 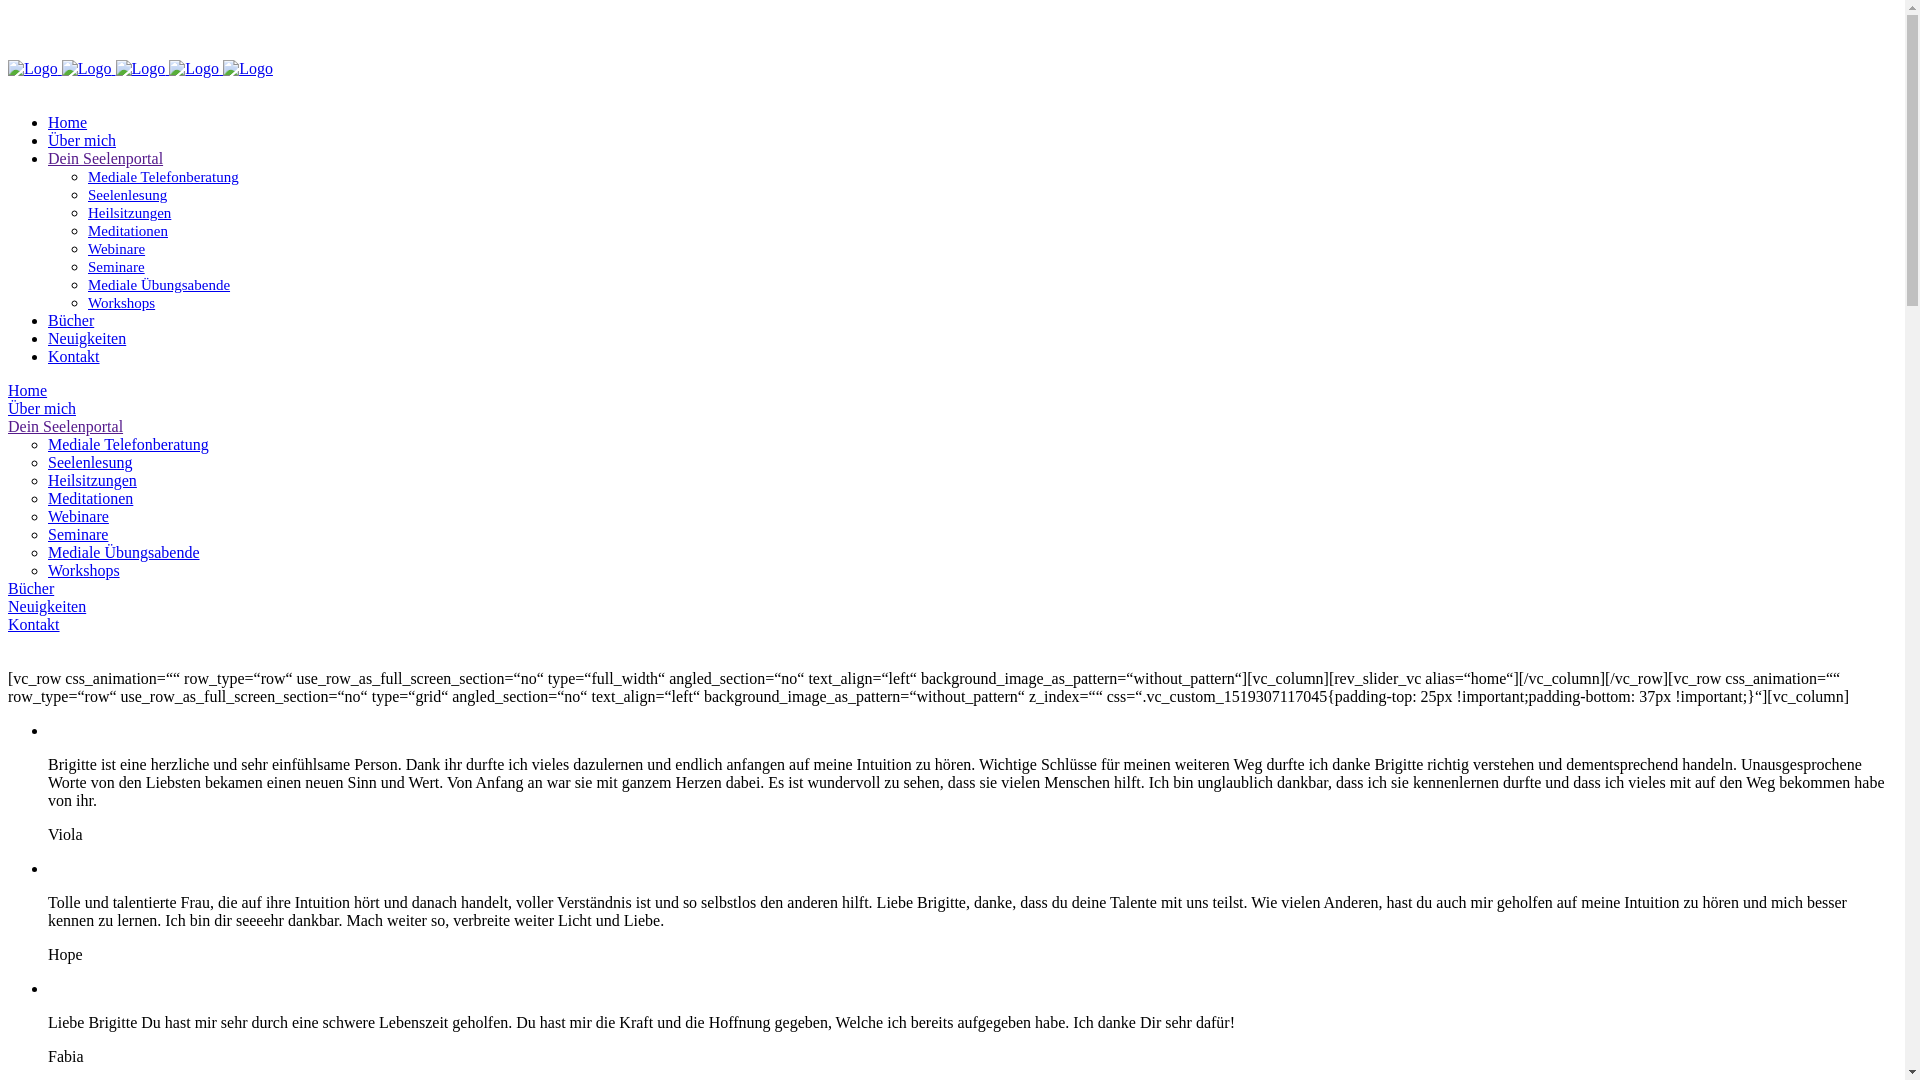 What do you see at coordinates (27, 390) in the screenshot?
I see `'Home'` at bounding box center [27, 390].